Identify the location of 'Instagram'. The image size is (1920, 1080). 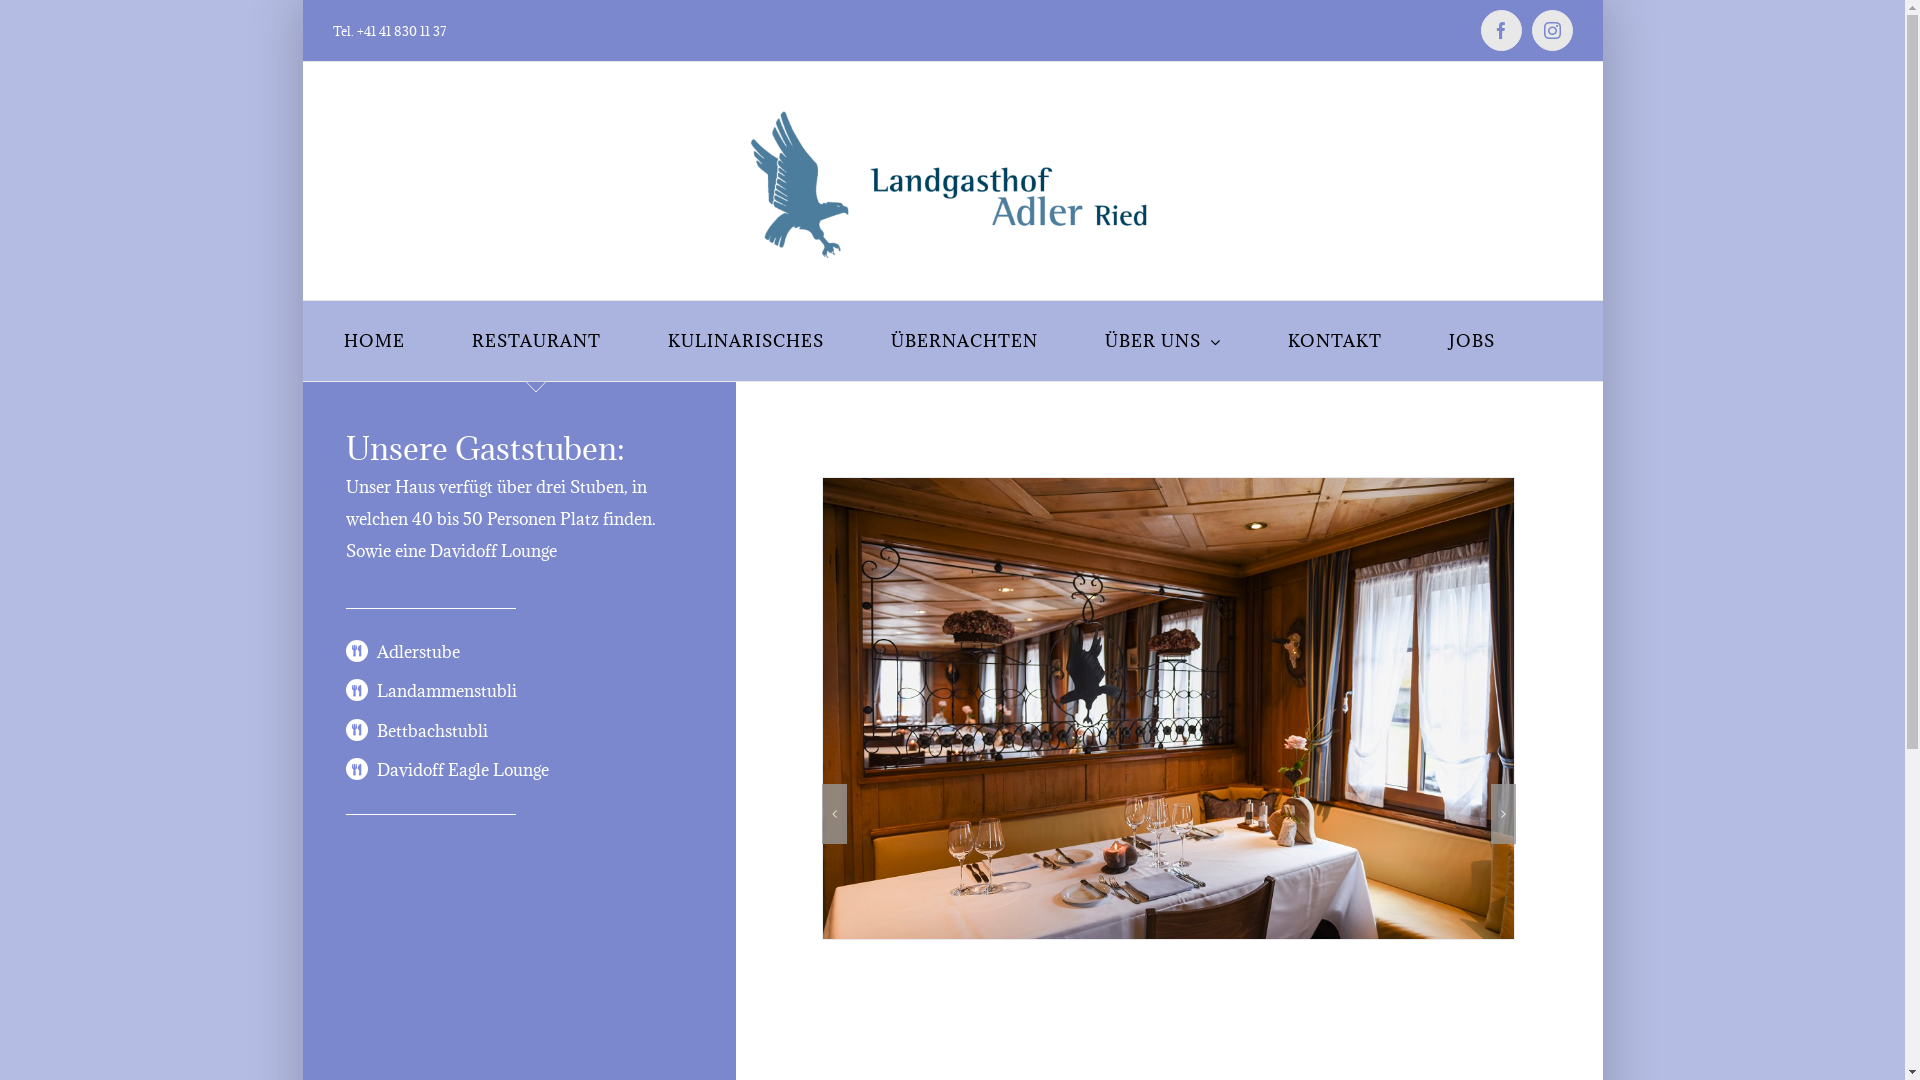
(1530, 30).